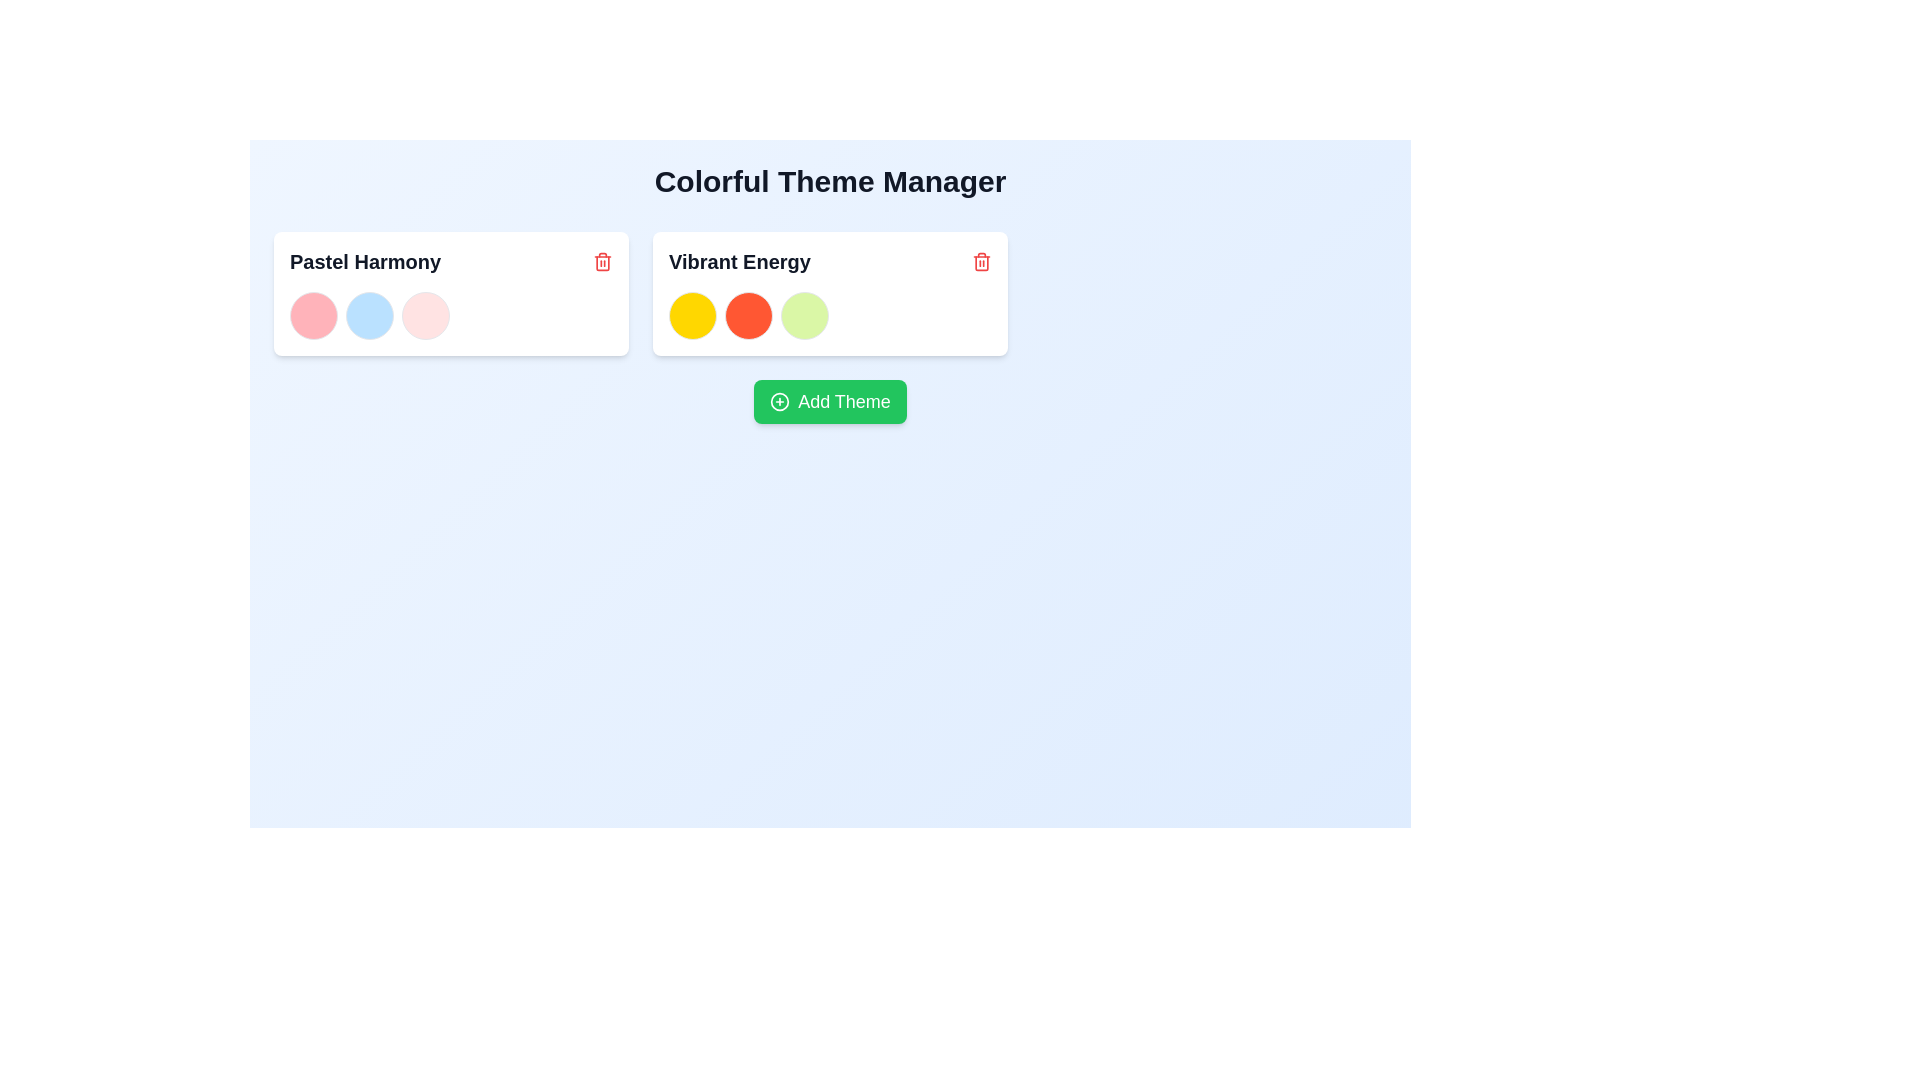 This screenshot has height=1080, width=1920. Describe the element at coordinates (425, 315) in the screenshot. I see `the light pink circular color swatch located within the 'Pastel Harmony' card, which is the third circle from the left in a row of three circles` at that location.